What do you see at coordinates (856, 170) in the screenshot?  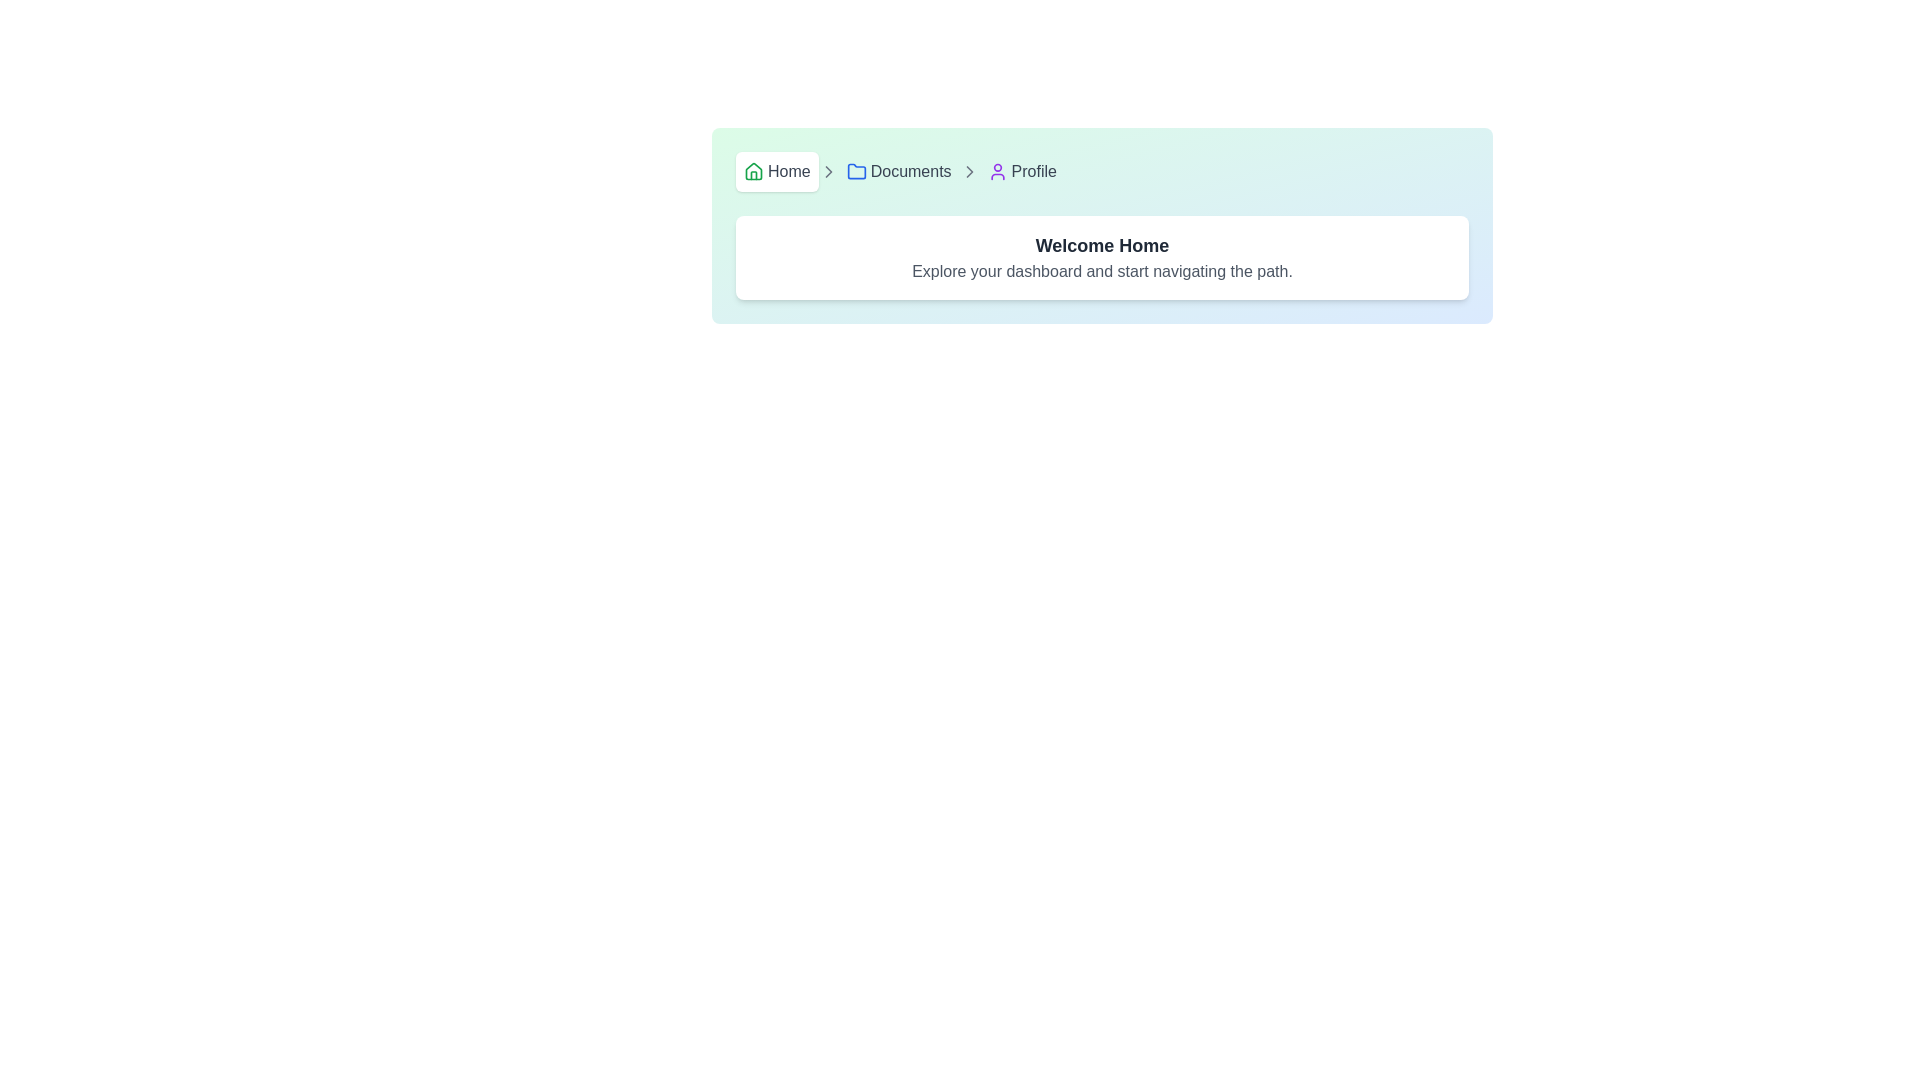 I see `the blue folder-shaped vector icon located in the breadcrumb navigation bar, positioned directly left of the 'Documents' label` at bounding box center [856, 170].